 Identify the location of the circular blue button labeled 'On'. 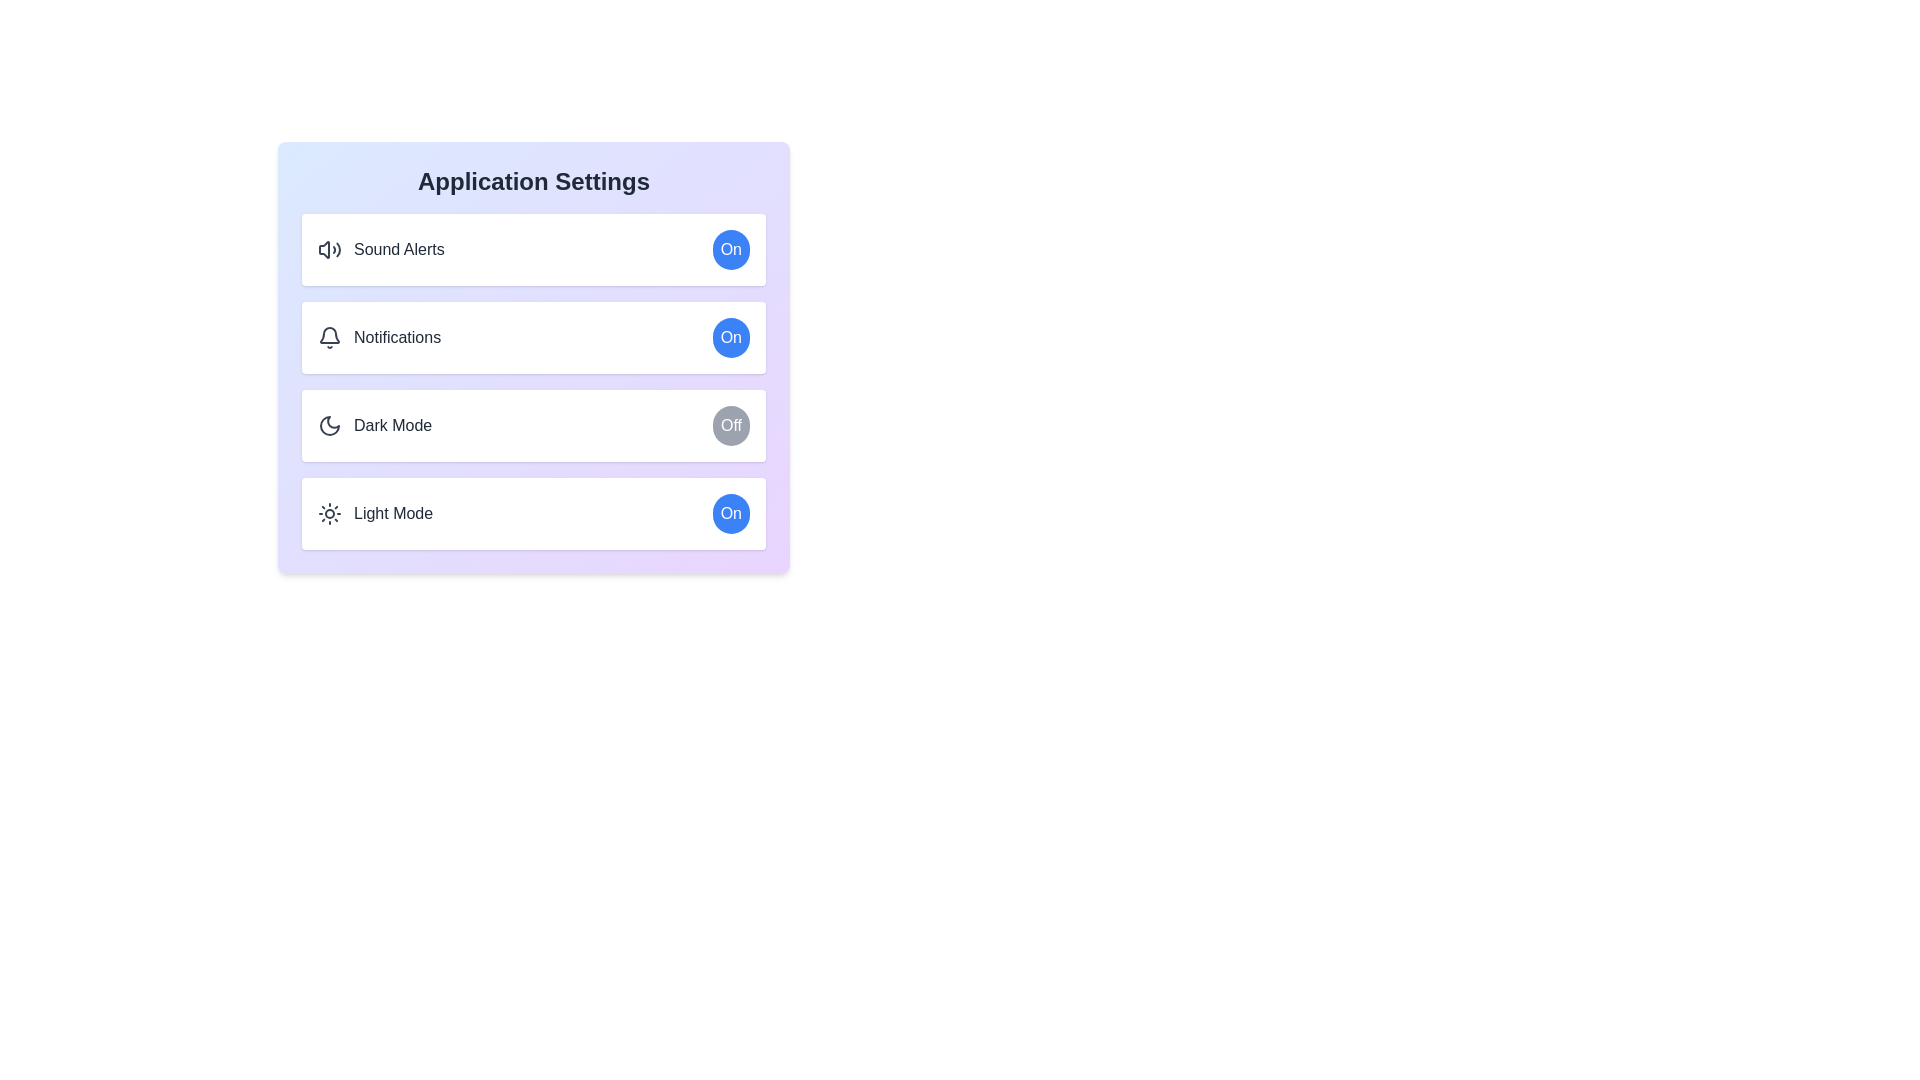
(729, 337).